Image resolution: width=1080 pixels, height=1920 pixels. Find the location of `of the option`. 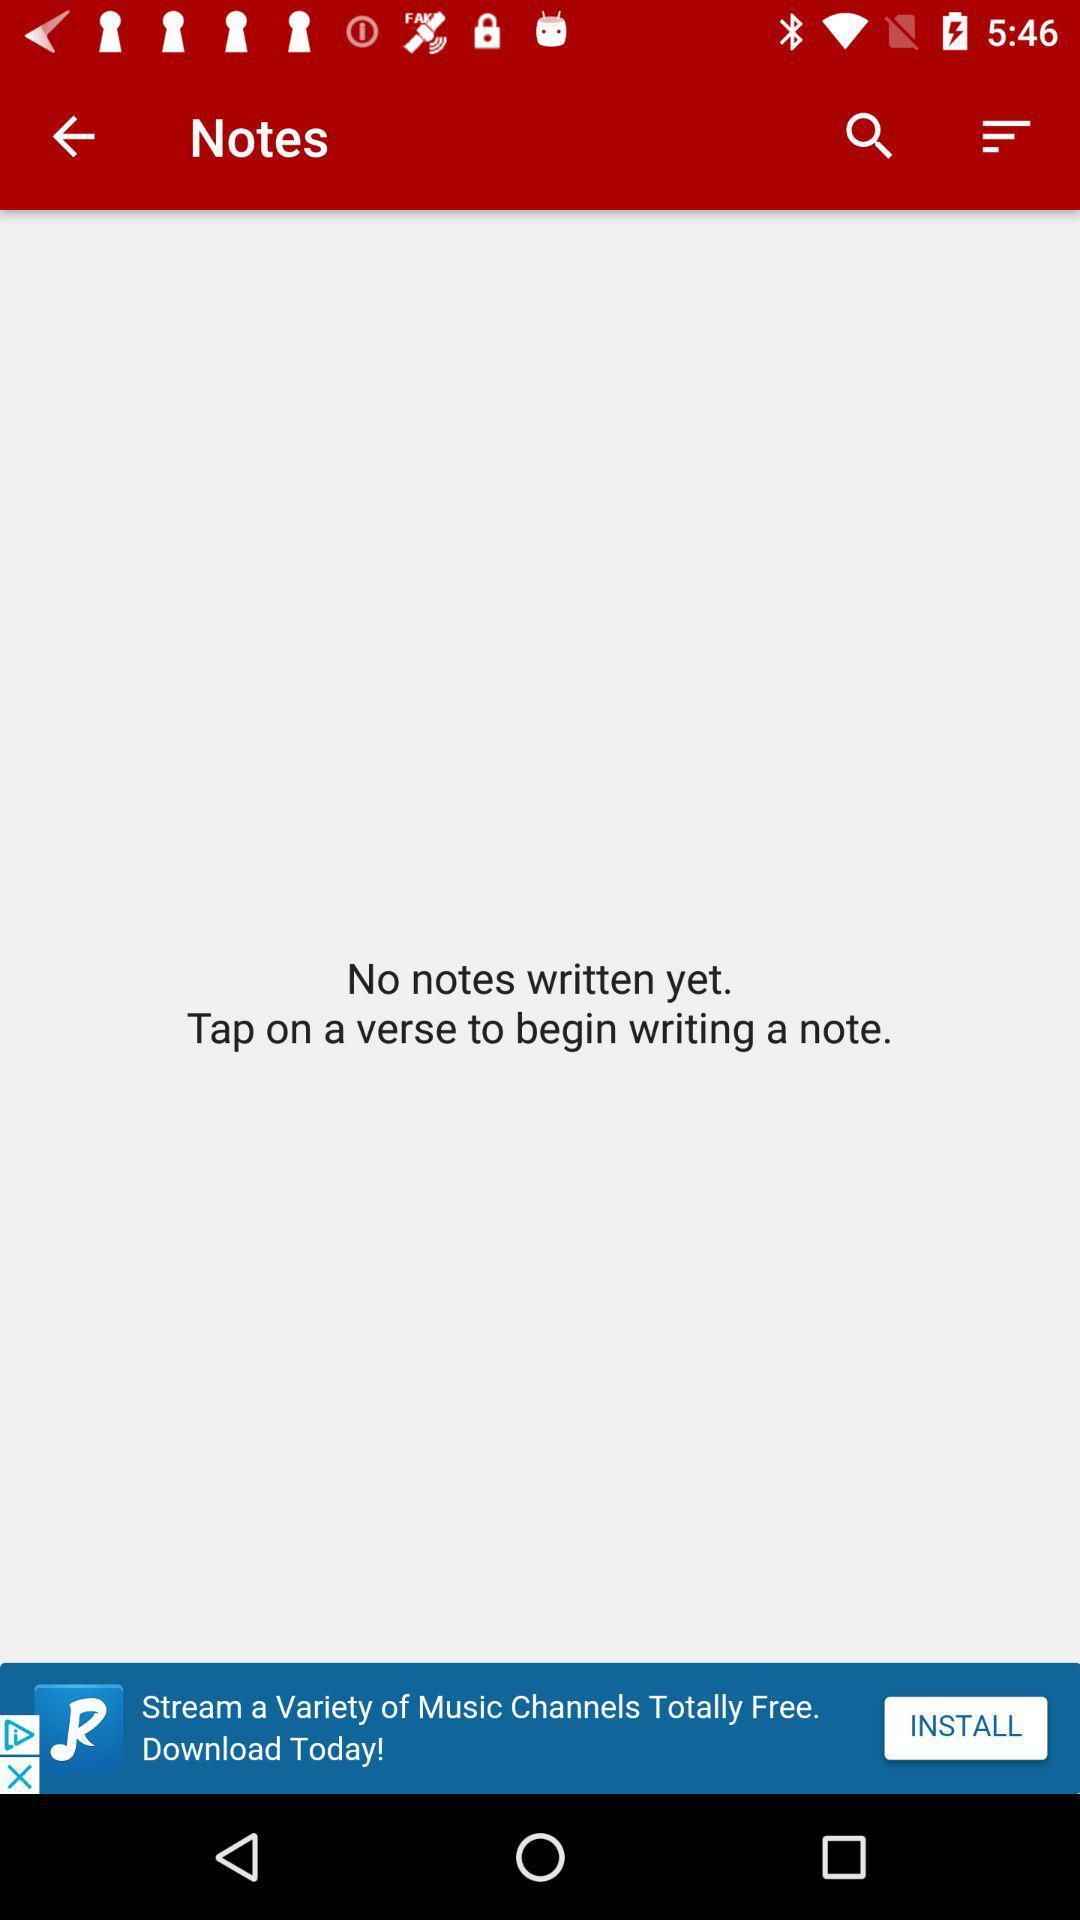

of the option is located at coordinates (540, 1727).